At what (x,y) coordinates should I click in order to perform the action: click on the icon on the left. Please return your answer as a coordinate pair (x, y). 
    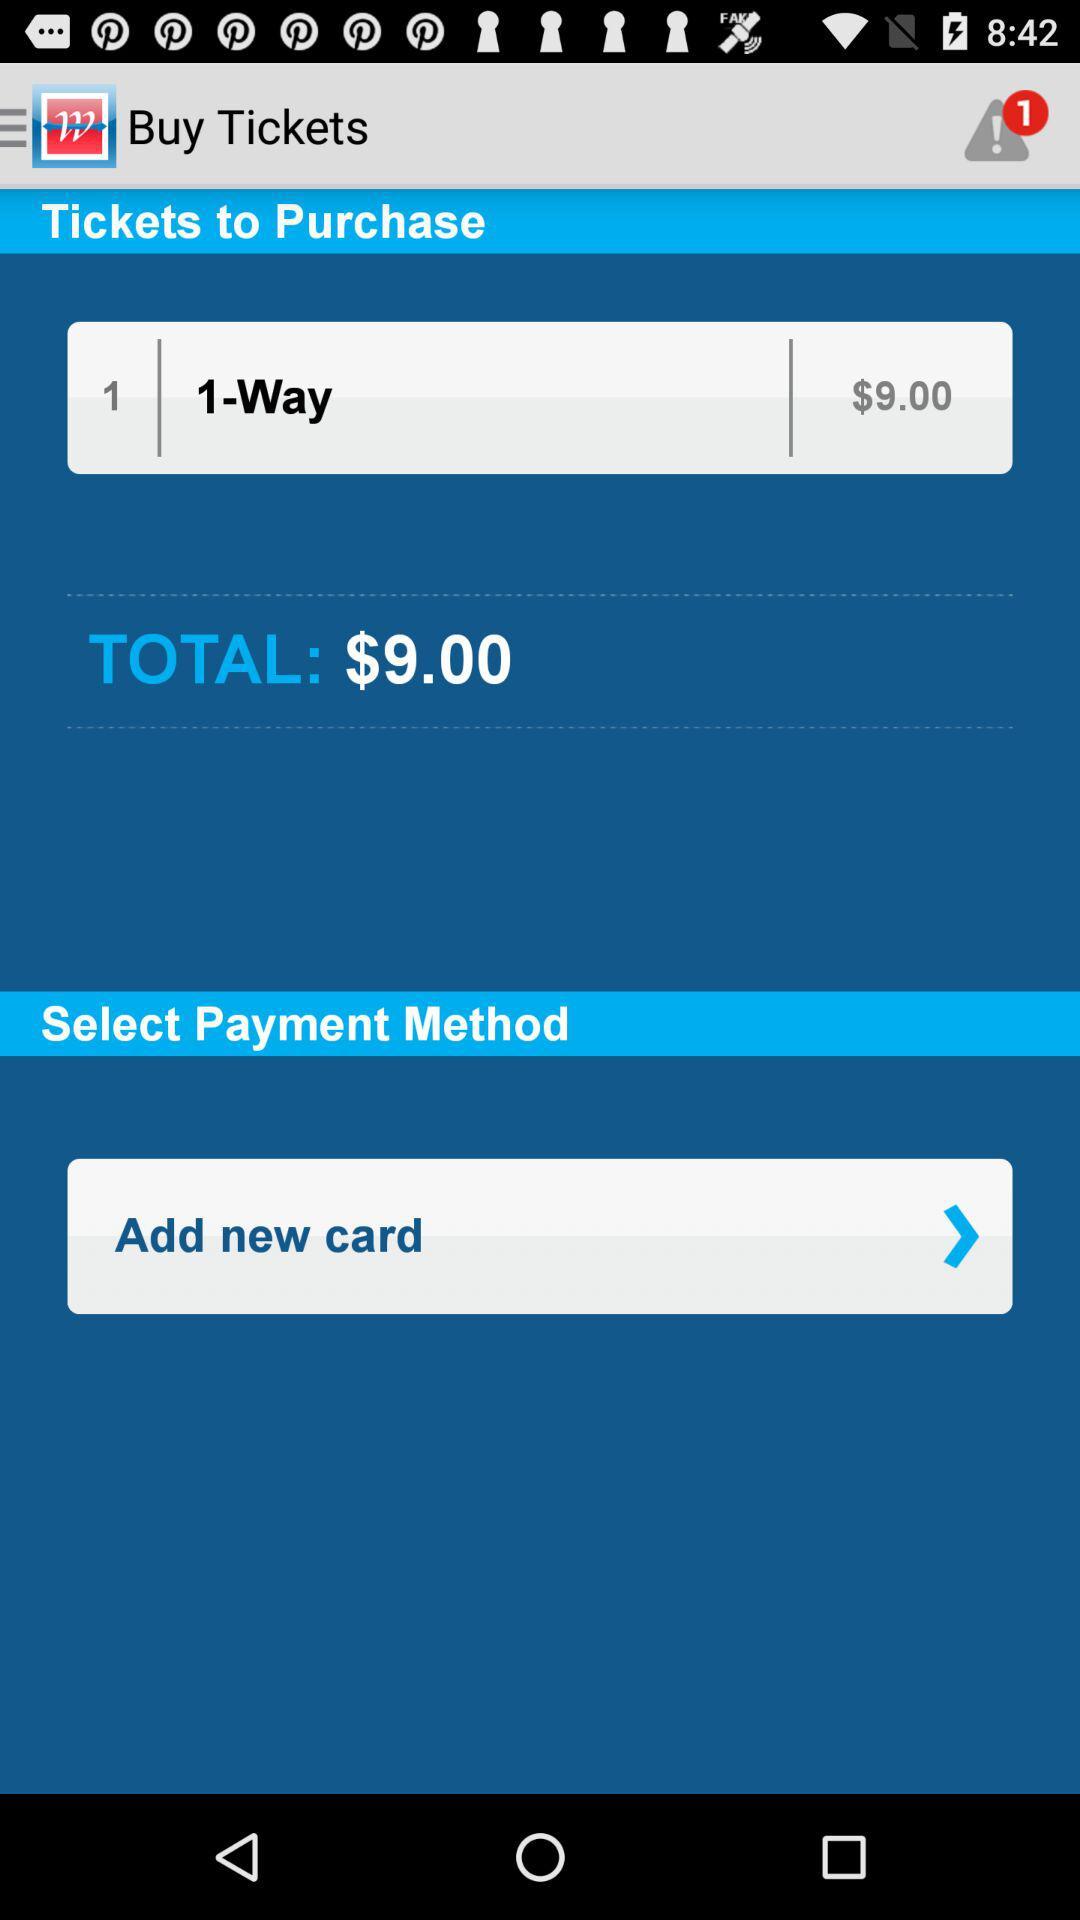
    Looking at the image, I should click on (268, 1235).